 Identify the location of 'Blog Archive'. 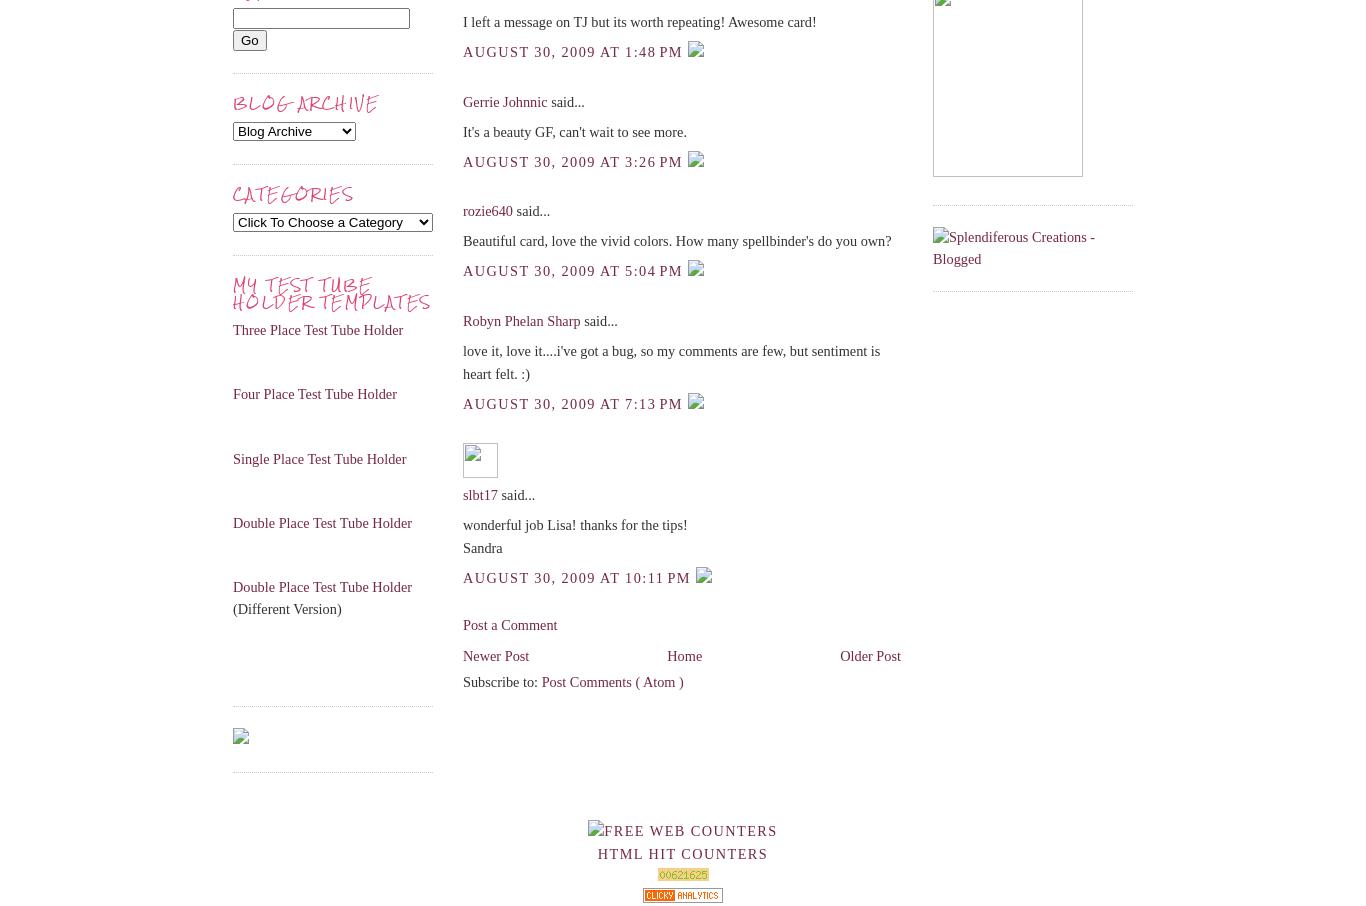
(233, 102).